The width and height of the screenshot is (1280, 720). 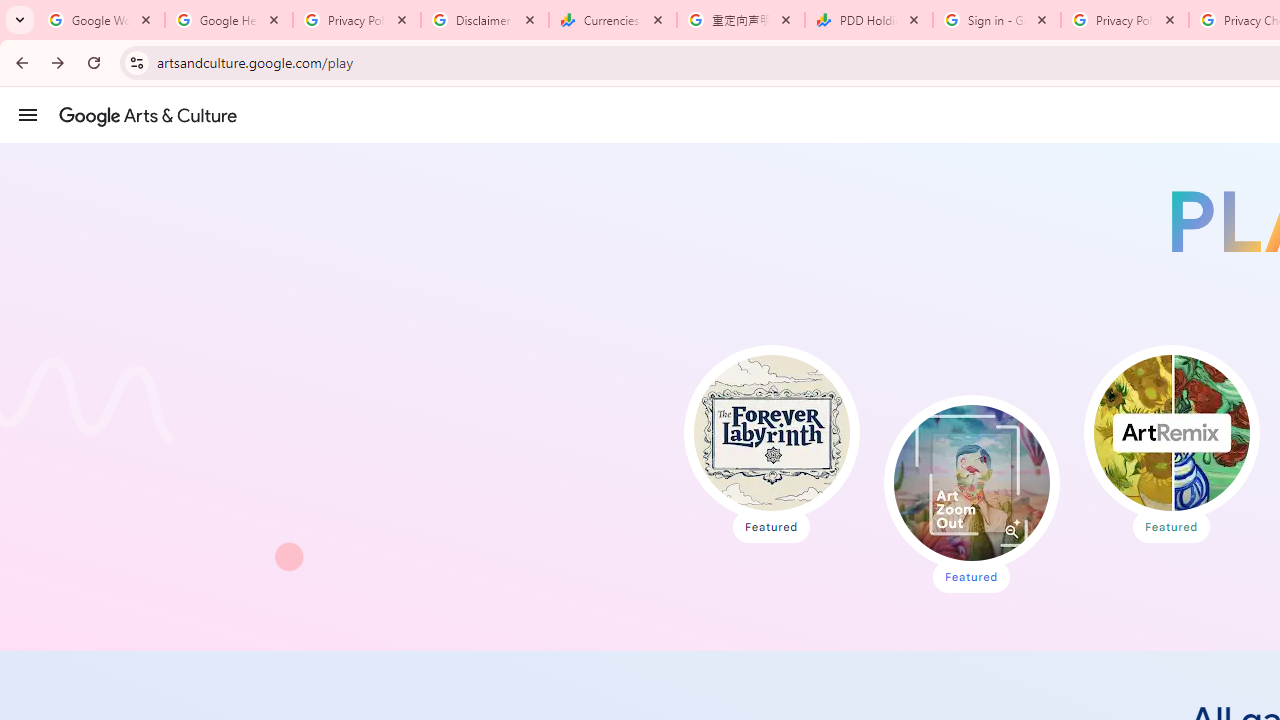 I want to click on 'Currencies - Google Finance', so click(x=612, y=20).